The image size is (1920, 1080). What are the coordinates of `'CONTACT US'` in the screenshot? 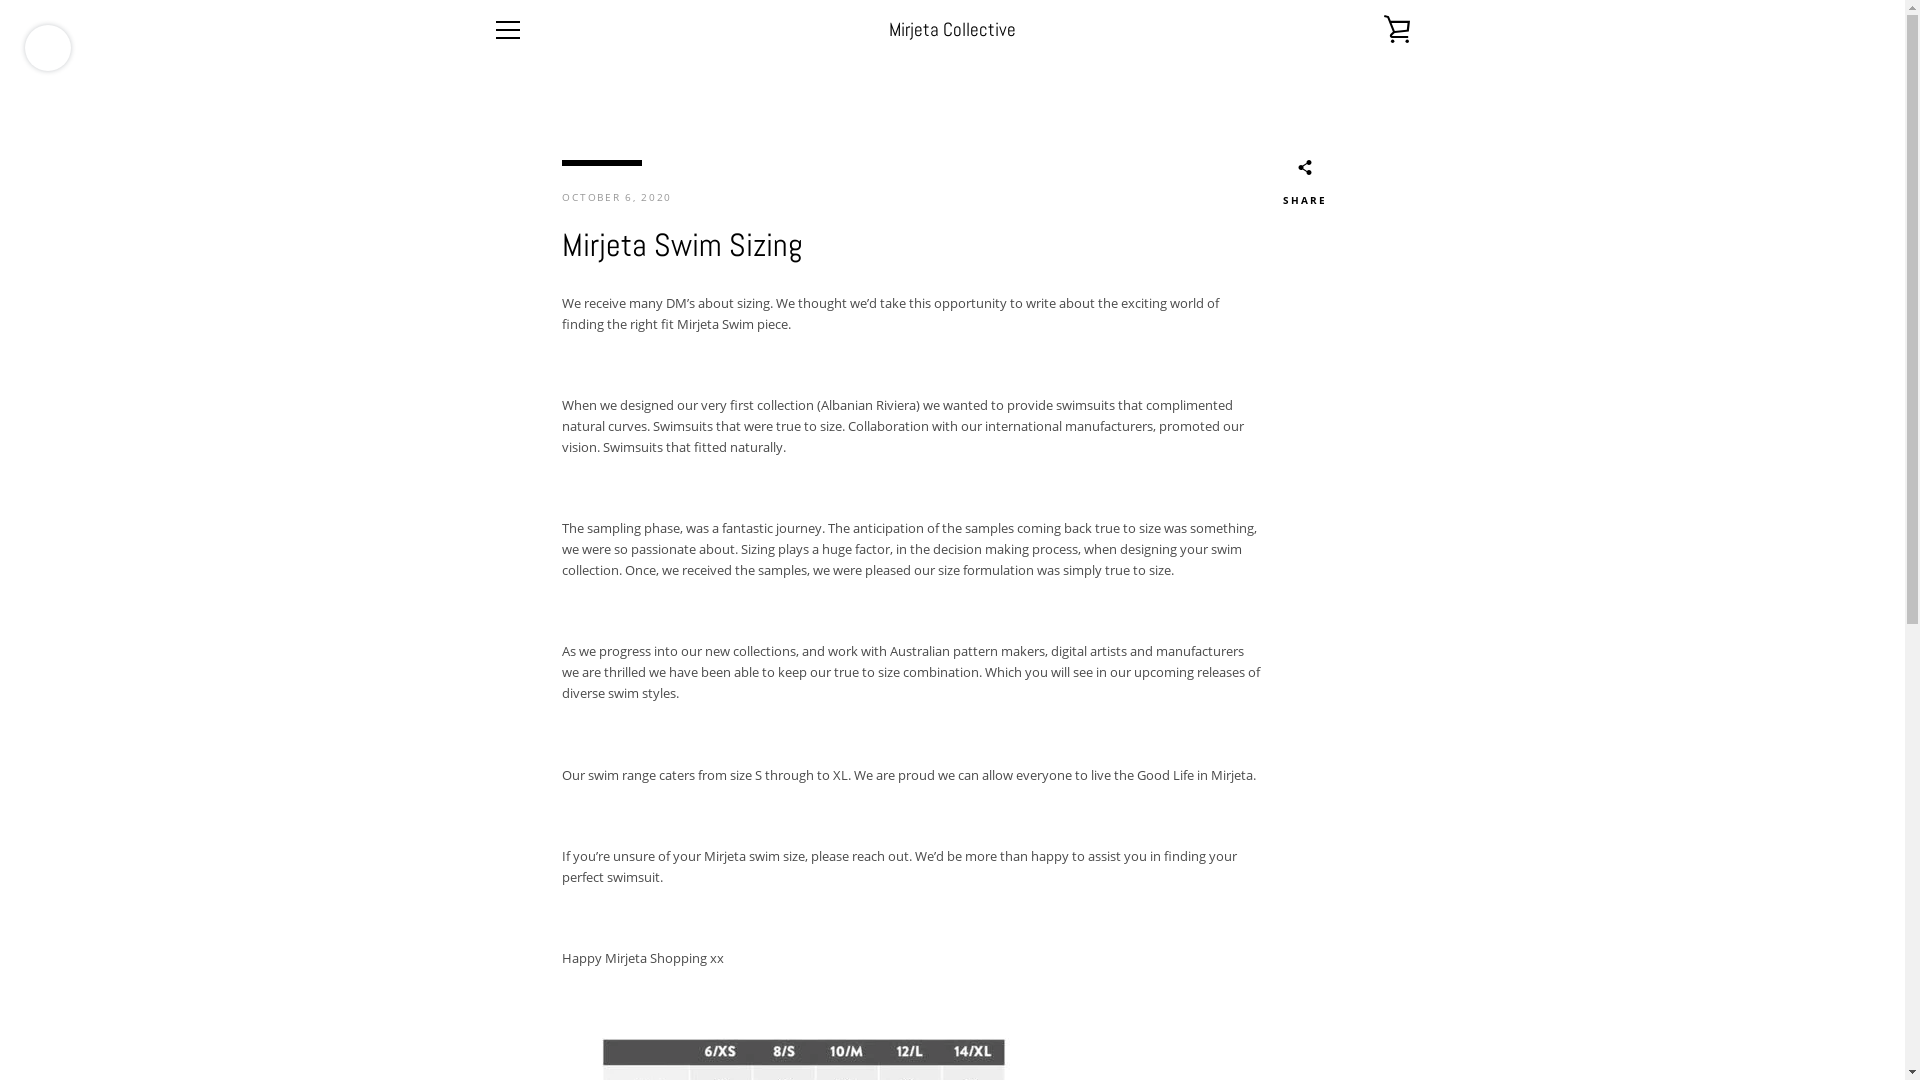 It's located at (491, 921).